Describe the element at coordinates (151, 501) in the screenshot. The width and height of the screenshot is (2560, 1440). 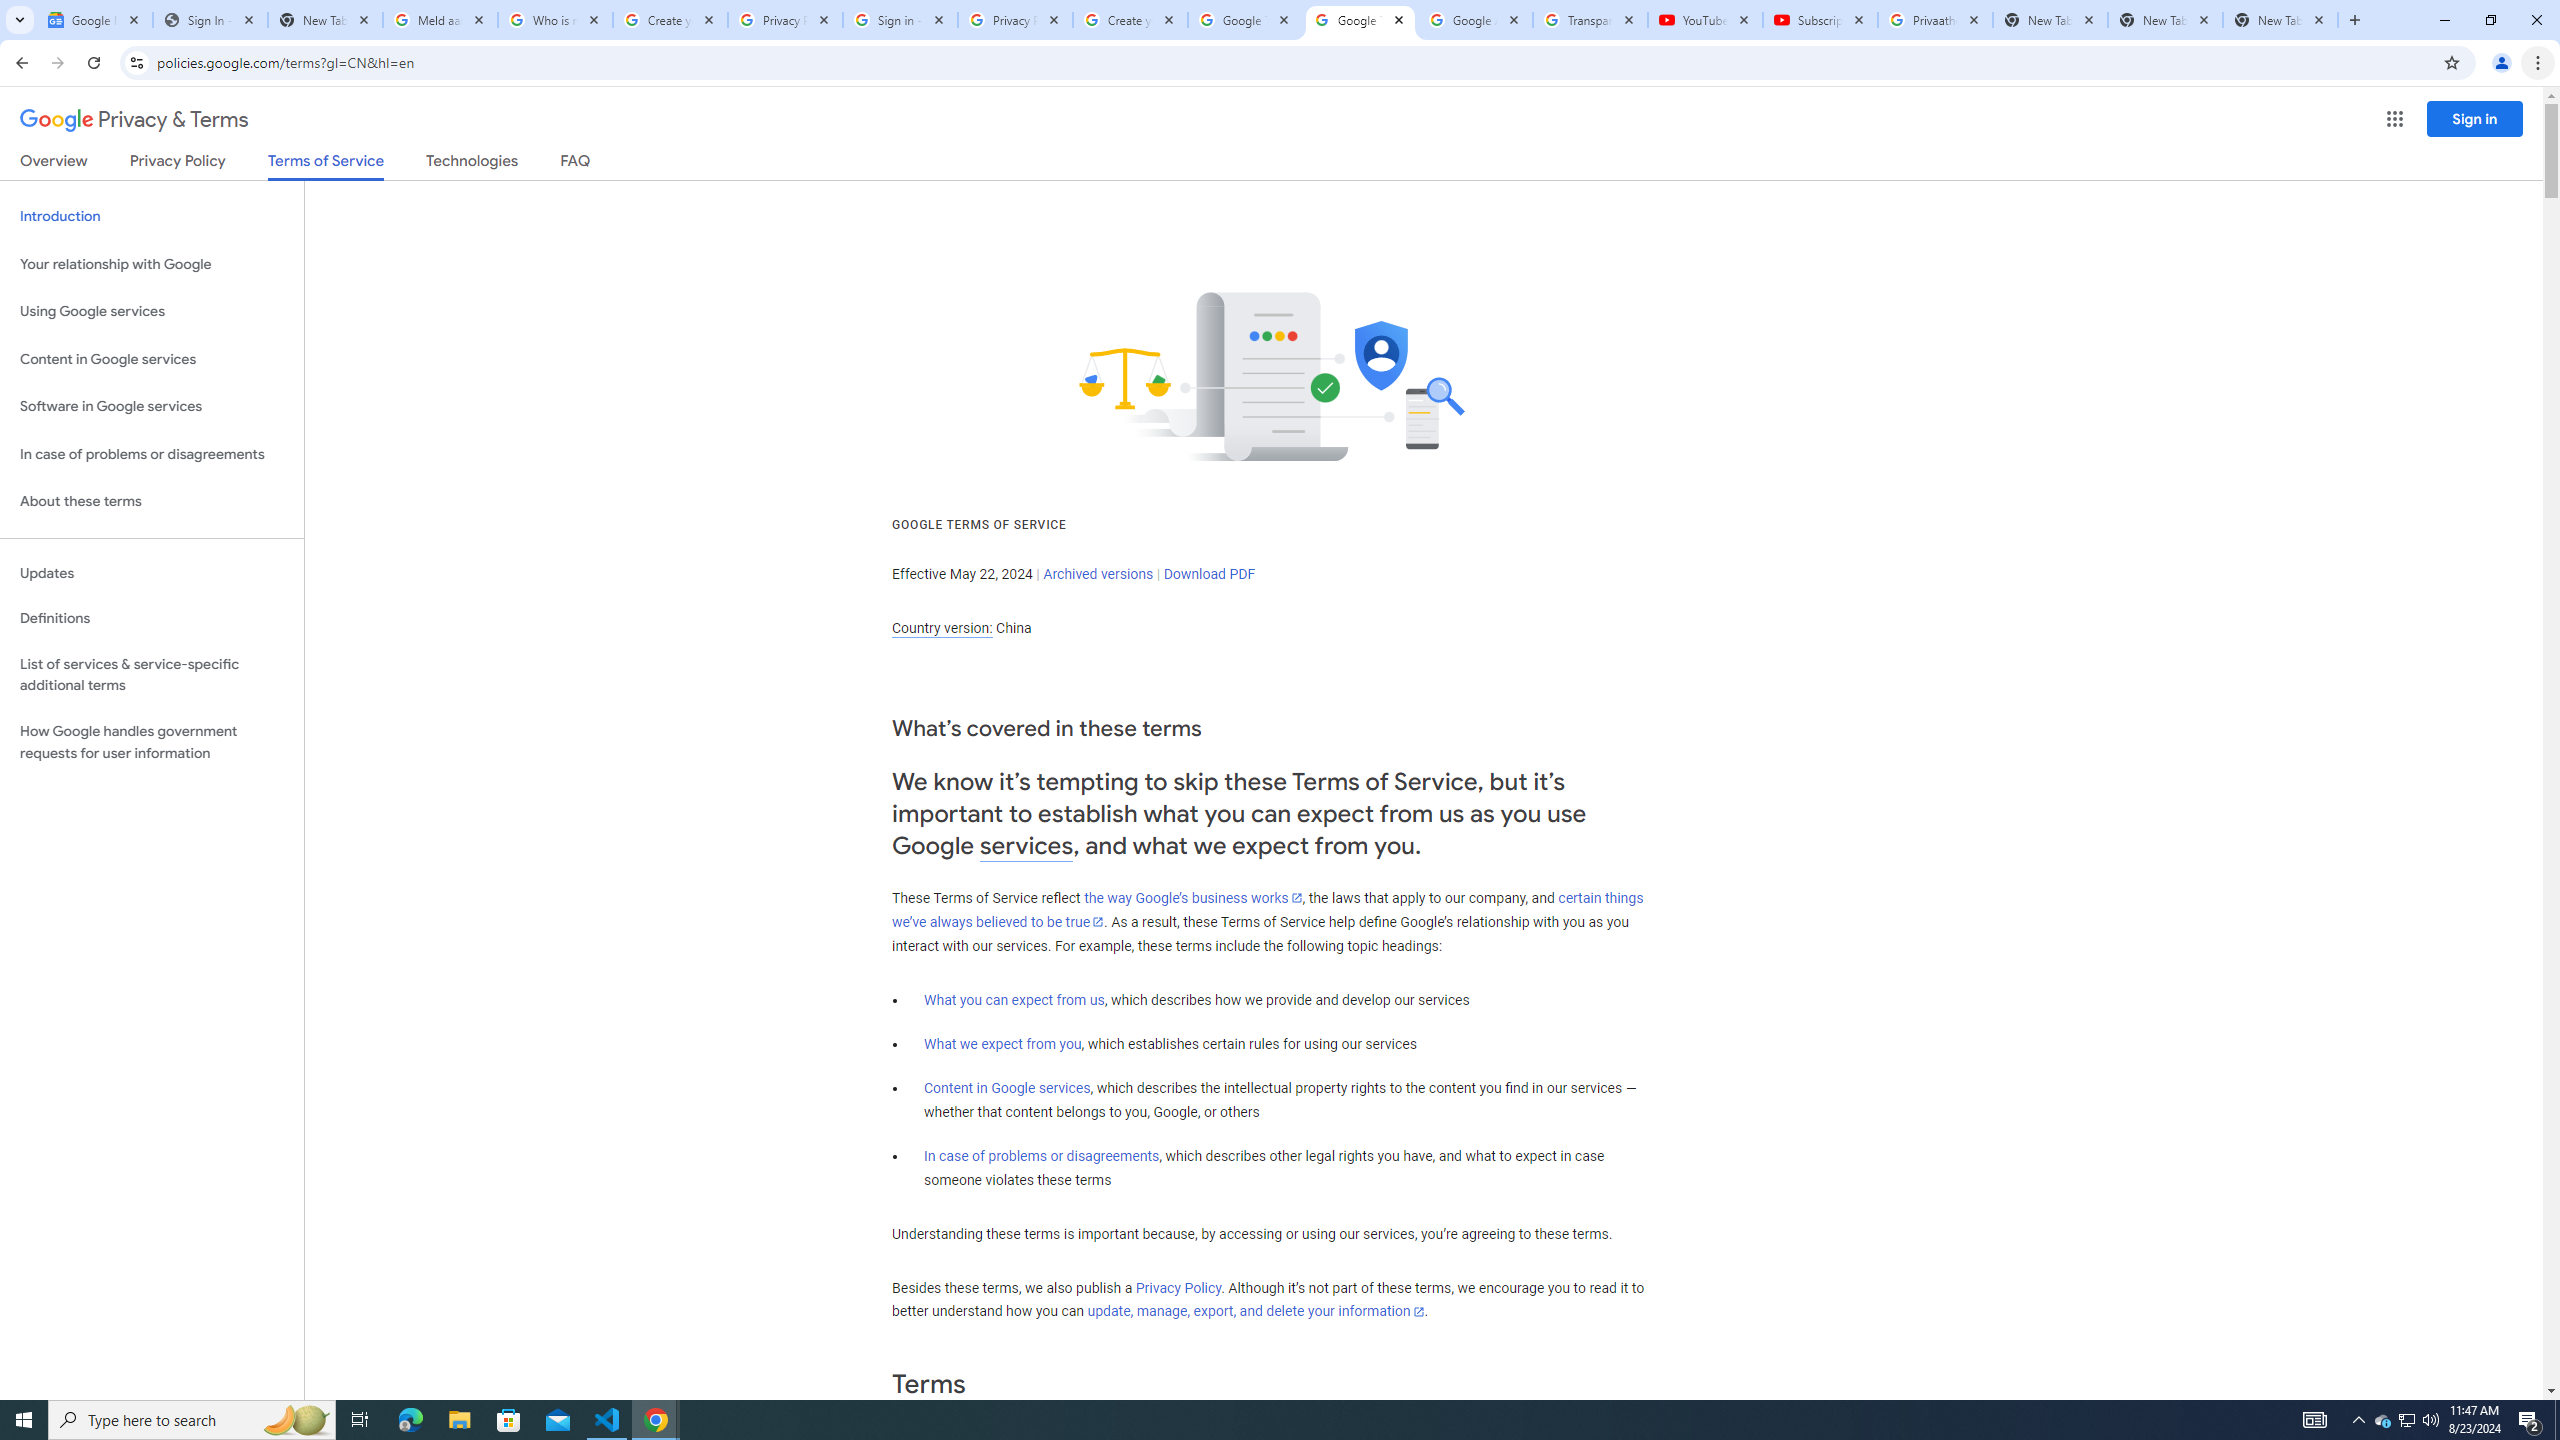
I see `'About these terms'` at that location.